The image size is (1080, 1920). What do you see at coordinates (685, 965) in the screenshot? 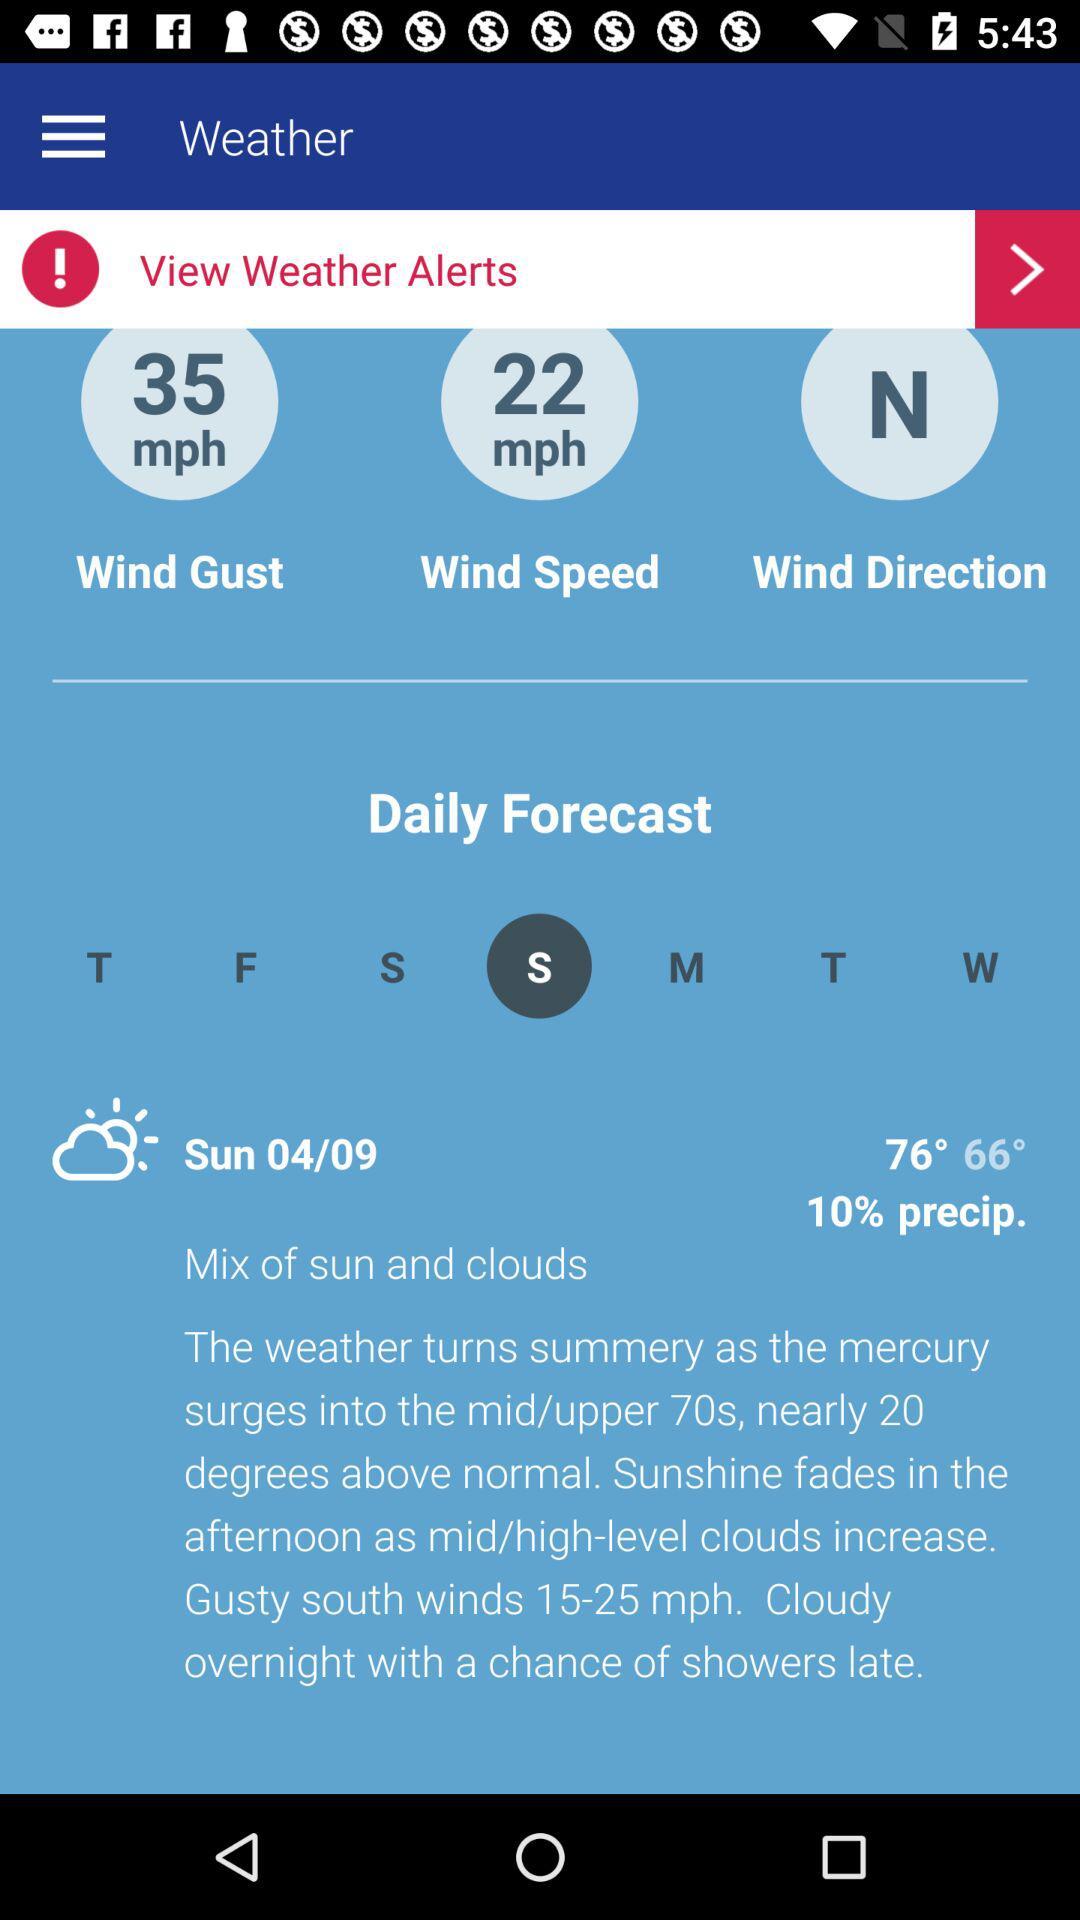
I see `item to the right of s app` at bounding box center [685, 965].